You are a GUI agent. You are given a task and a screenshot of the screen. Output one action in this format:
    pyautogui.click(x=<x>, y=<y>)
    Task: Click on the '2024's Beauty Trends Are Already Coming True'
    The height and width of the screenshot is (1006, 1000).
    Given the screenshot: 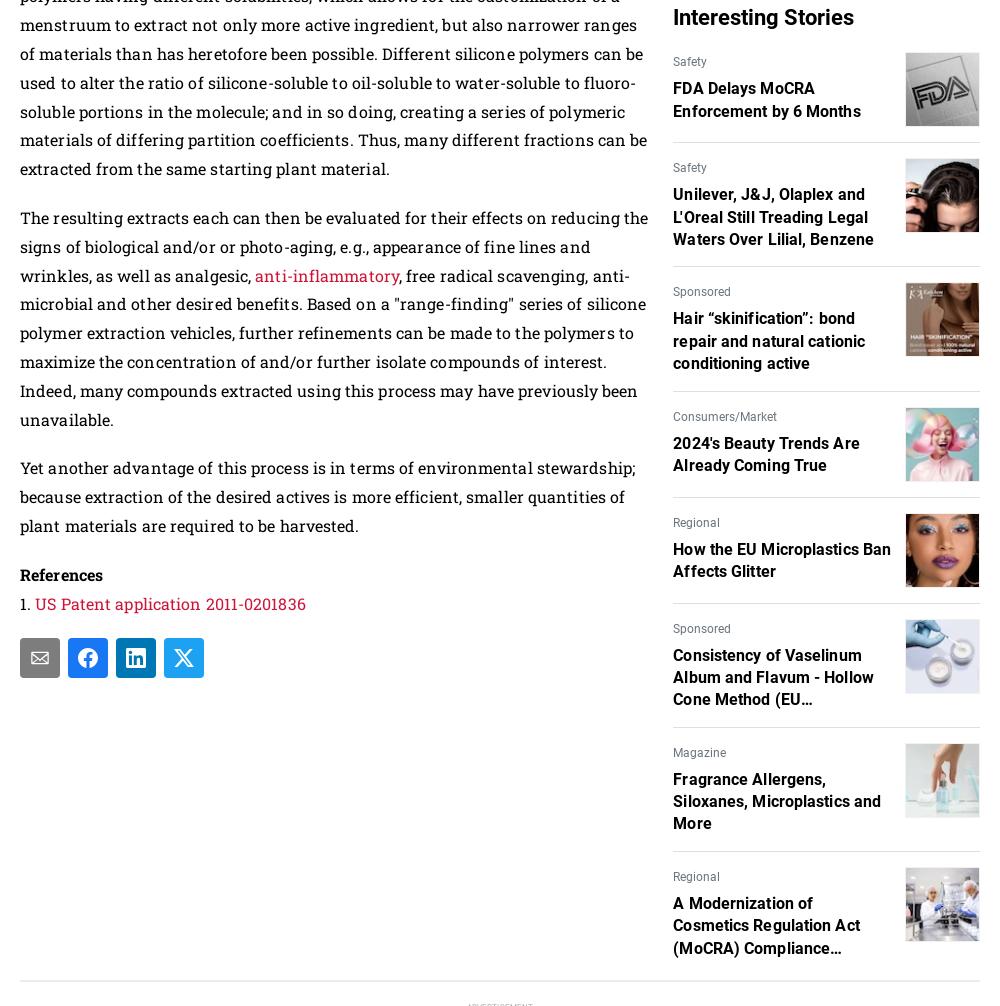 What is the action you would take?
    pyautogui.click(x=766, y=452)
    